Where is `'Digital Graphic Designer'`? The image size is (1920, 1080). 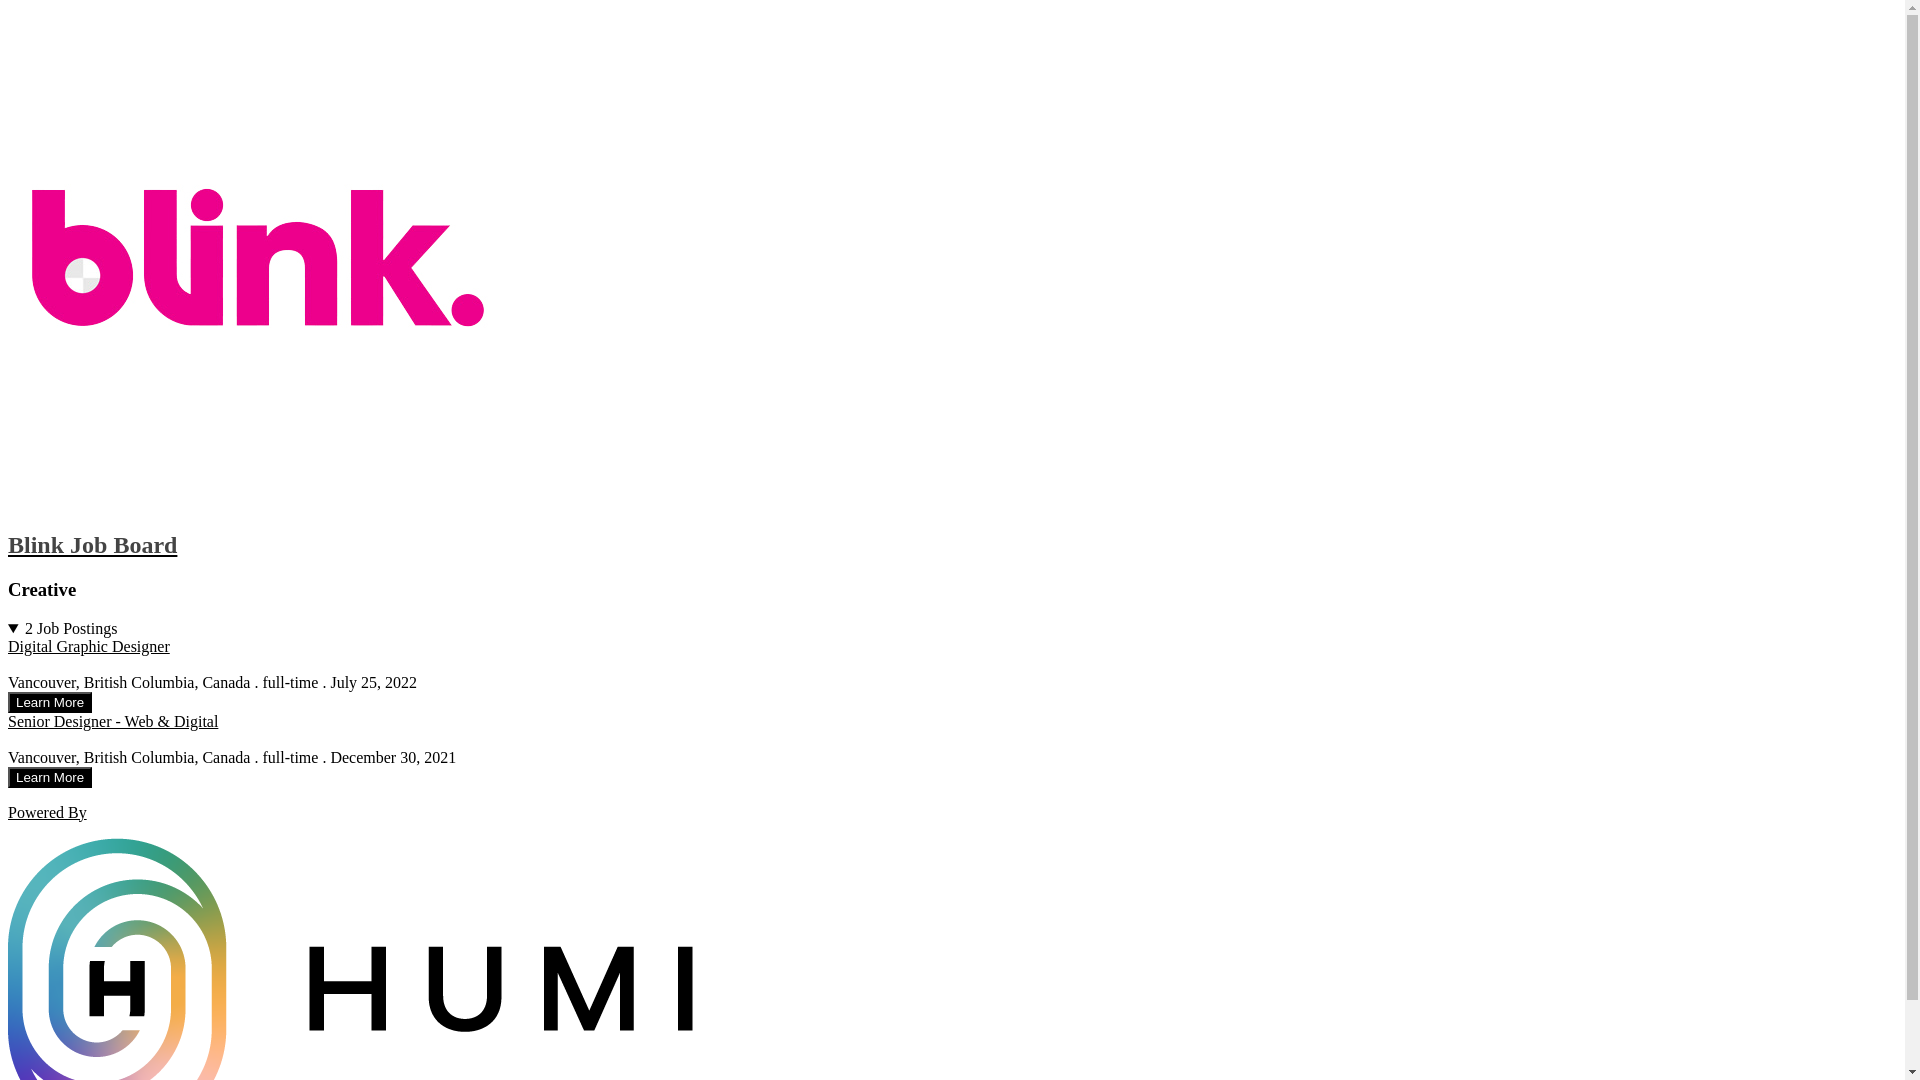
'Digital Graphic Designer' is located at coordinates (8, 646).